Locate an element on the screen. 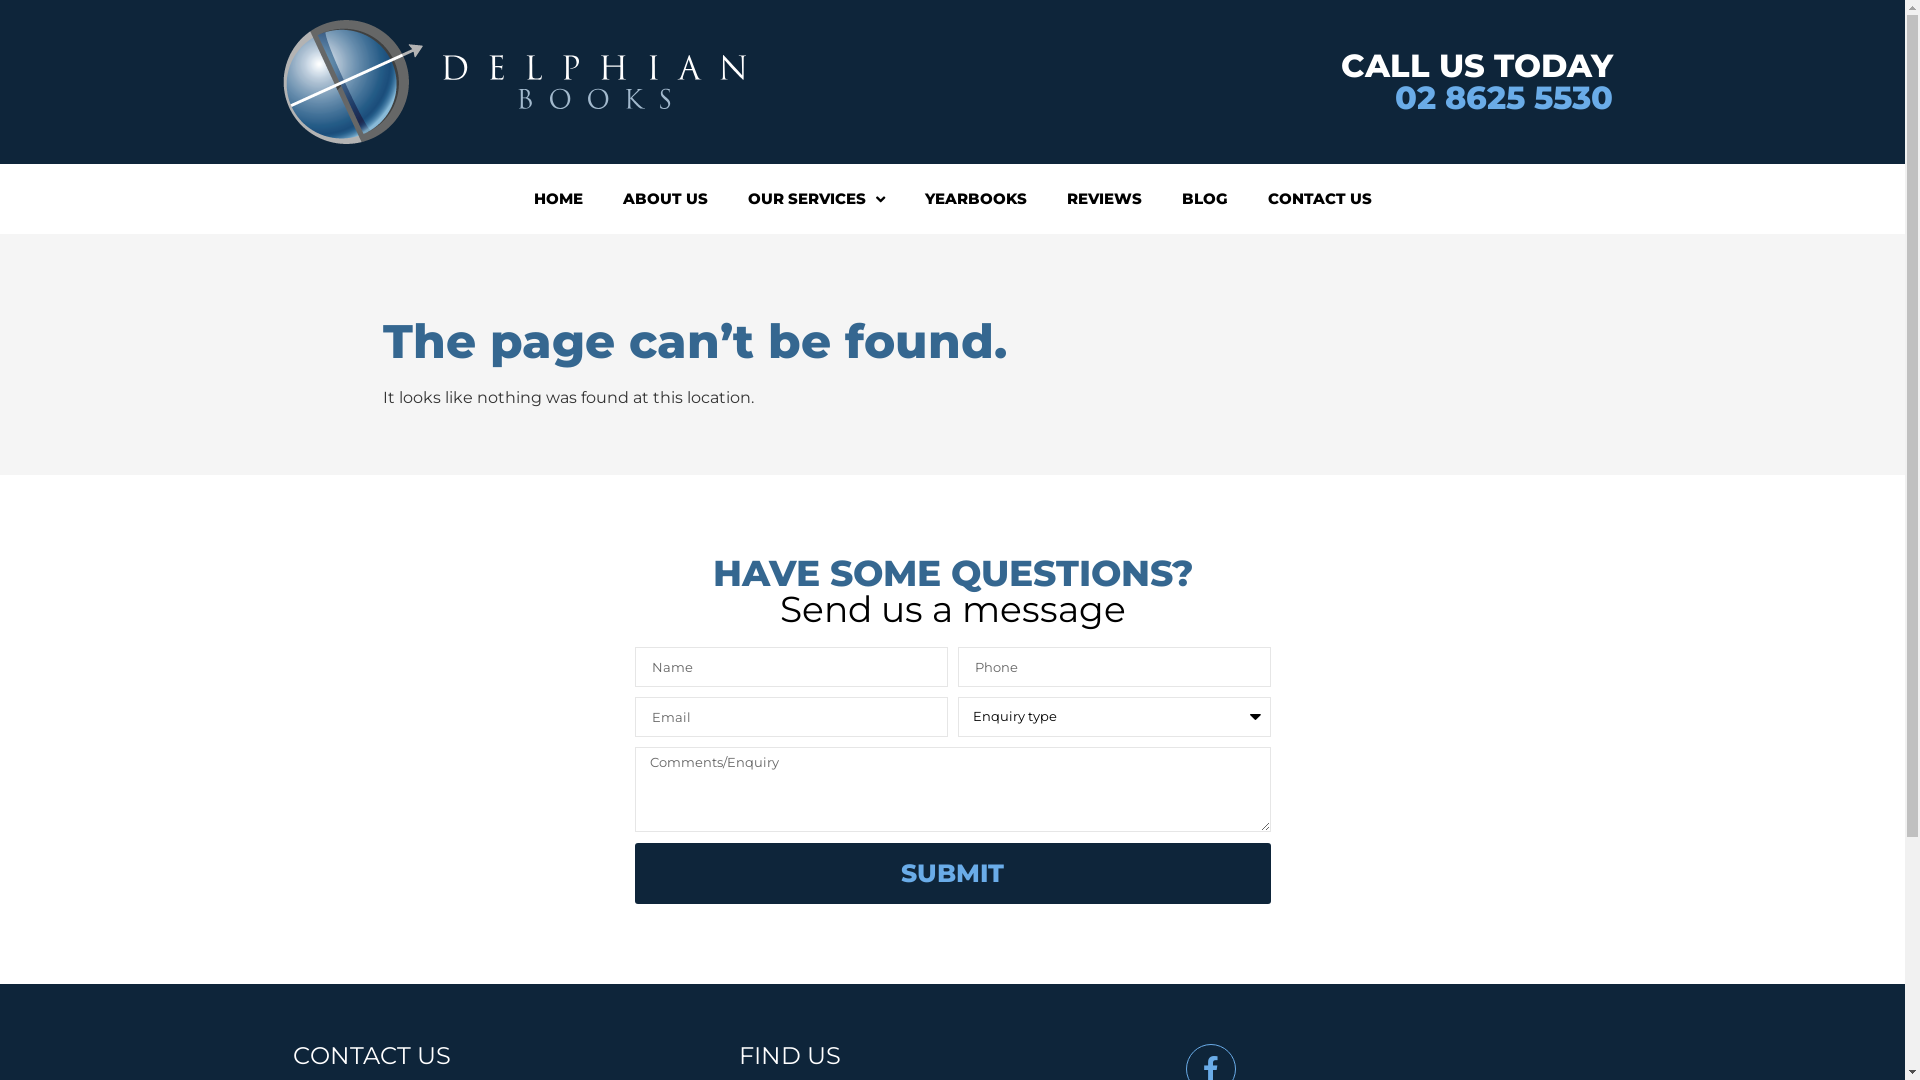 This screenshot has width=1920, height=1080. 'YEARBOOKS' is located at coordinates (902, 199).